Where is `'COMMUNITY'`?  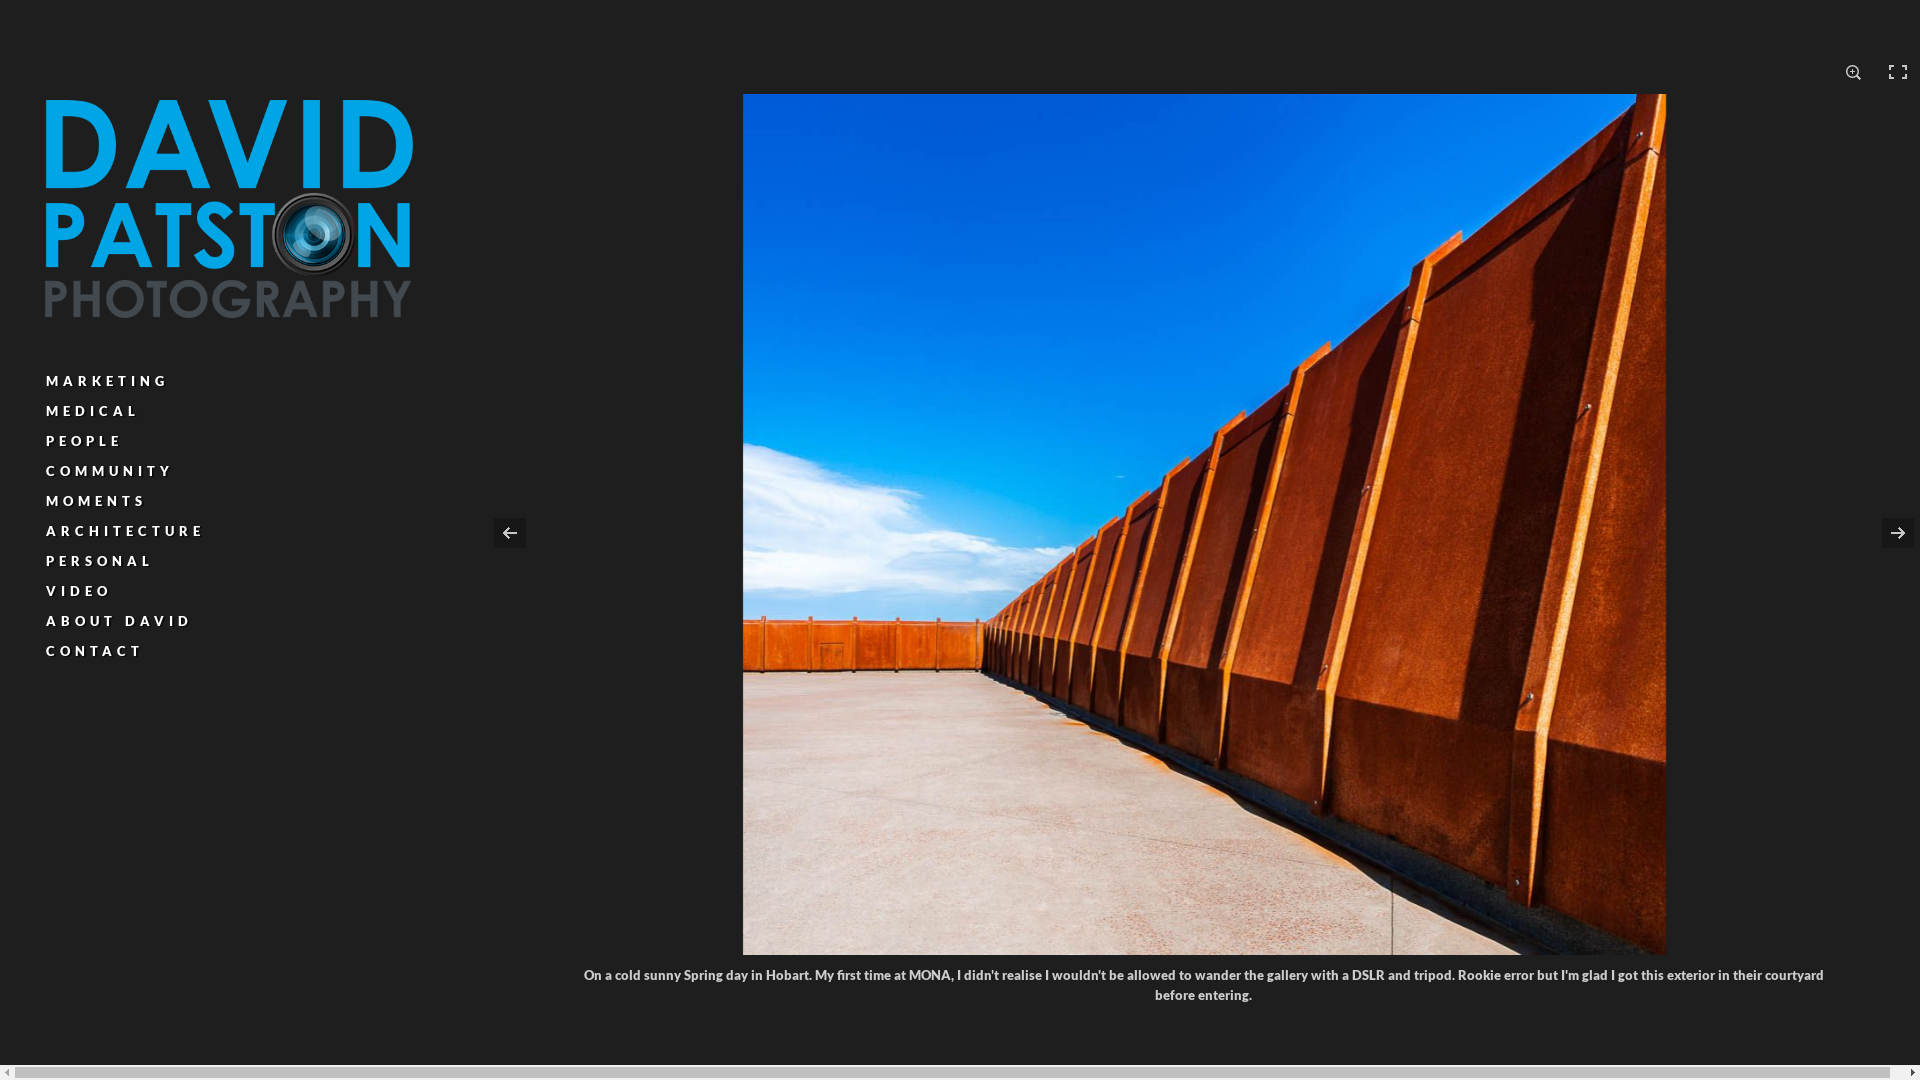
'COMMUNITY' is located at coordinates (109, 470).